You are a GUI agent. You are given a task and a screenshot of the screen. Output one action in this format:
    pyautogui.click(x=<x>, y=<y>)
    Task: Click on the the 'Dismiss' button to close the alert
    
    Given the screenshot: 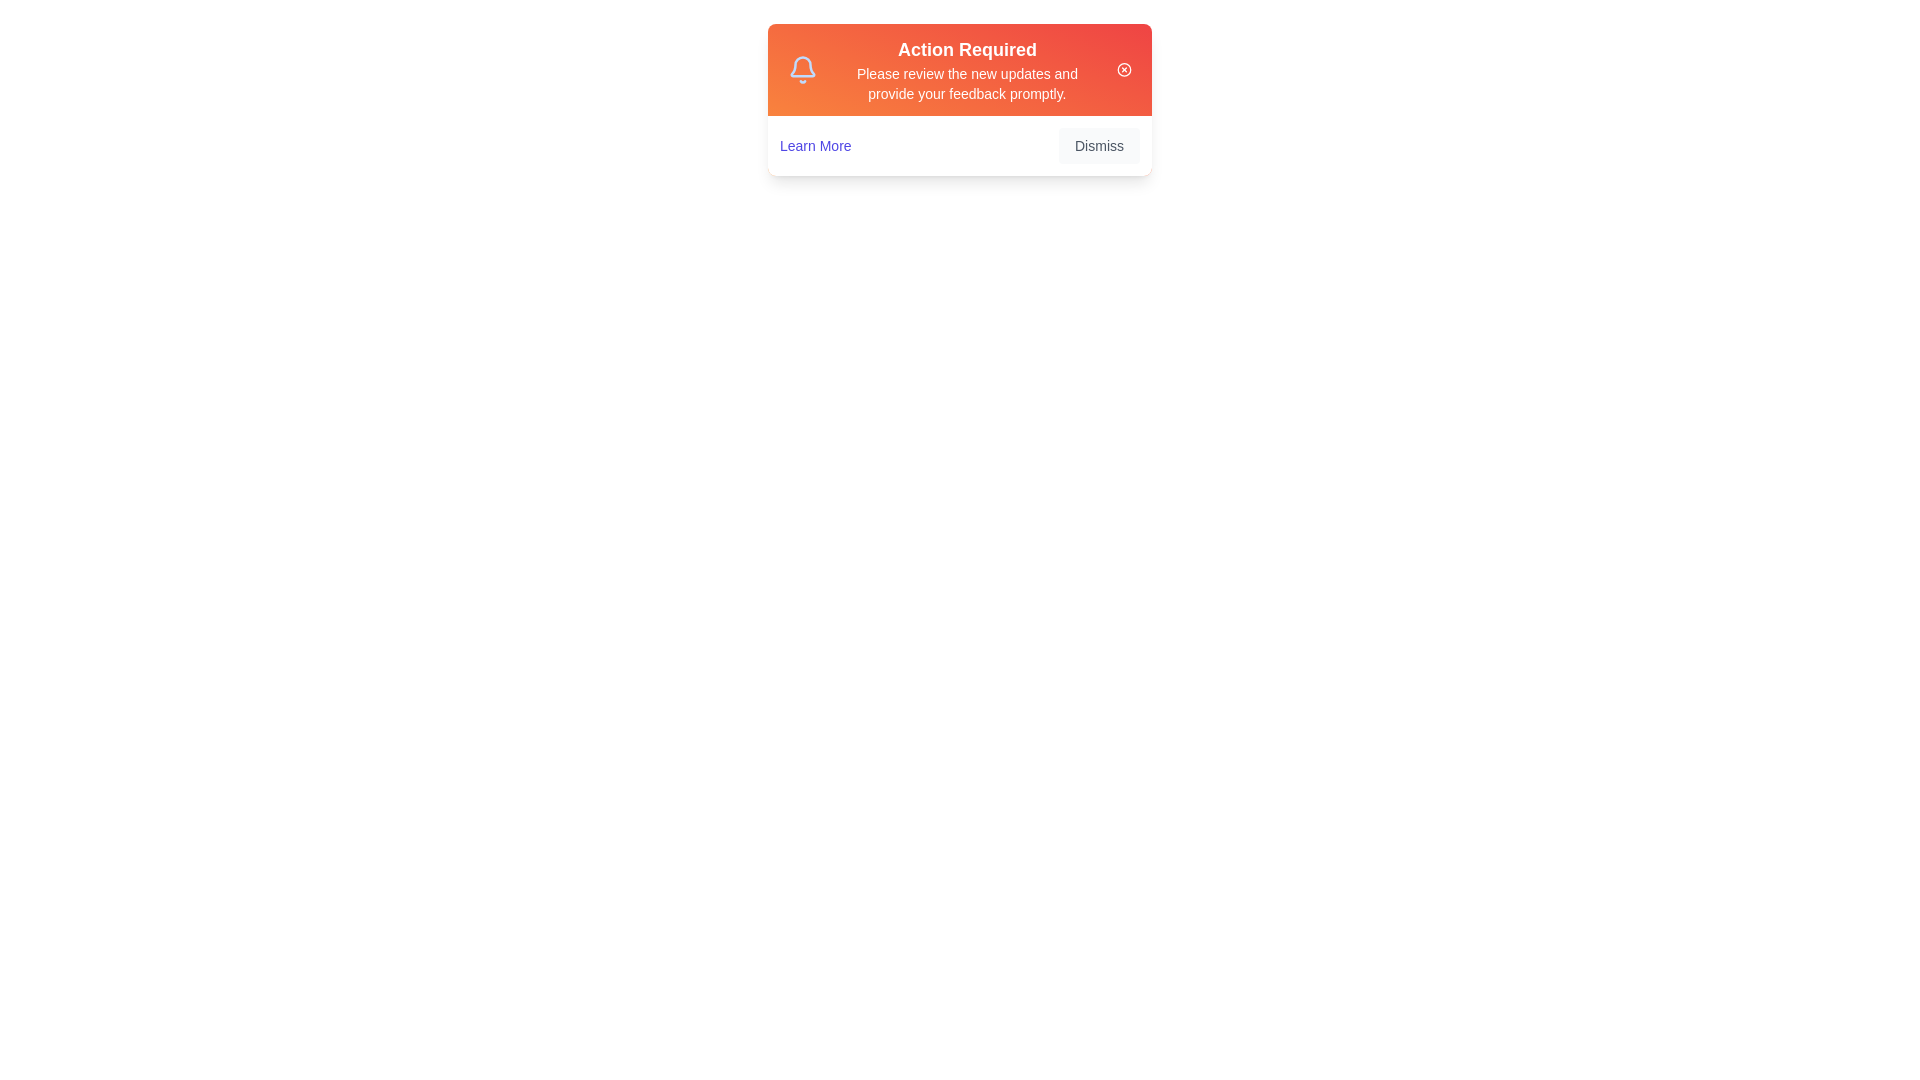 What is the action you would take?
    pyautogui.click(x=1098, y=145)
    